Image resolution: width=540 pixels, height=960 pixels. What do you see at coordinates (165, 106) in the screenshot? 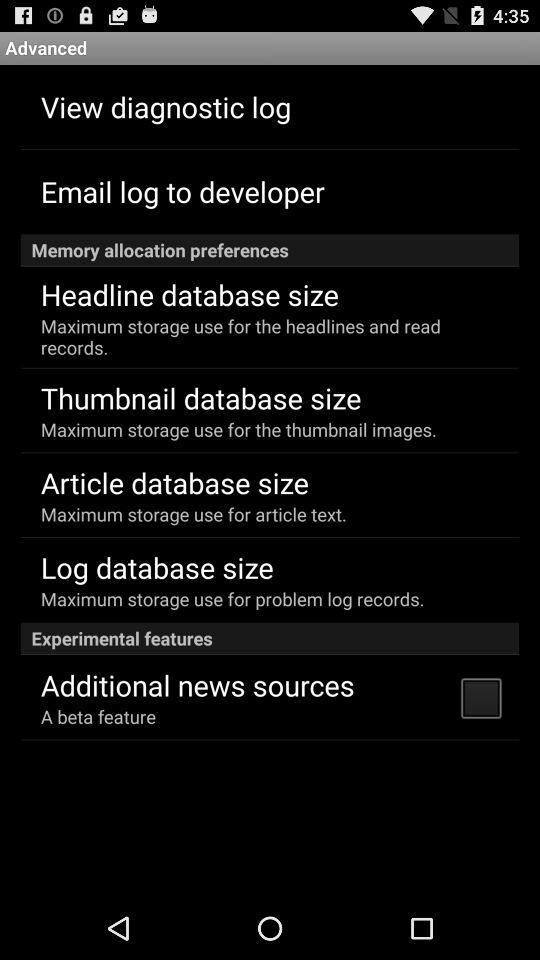
I see `the app above the email log to app` at bounding box center [165, 106].